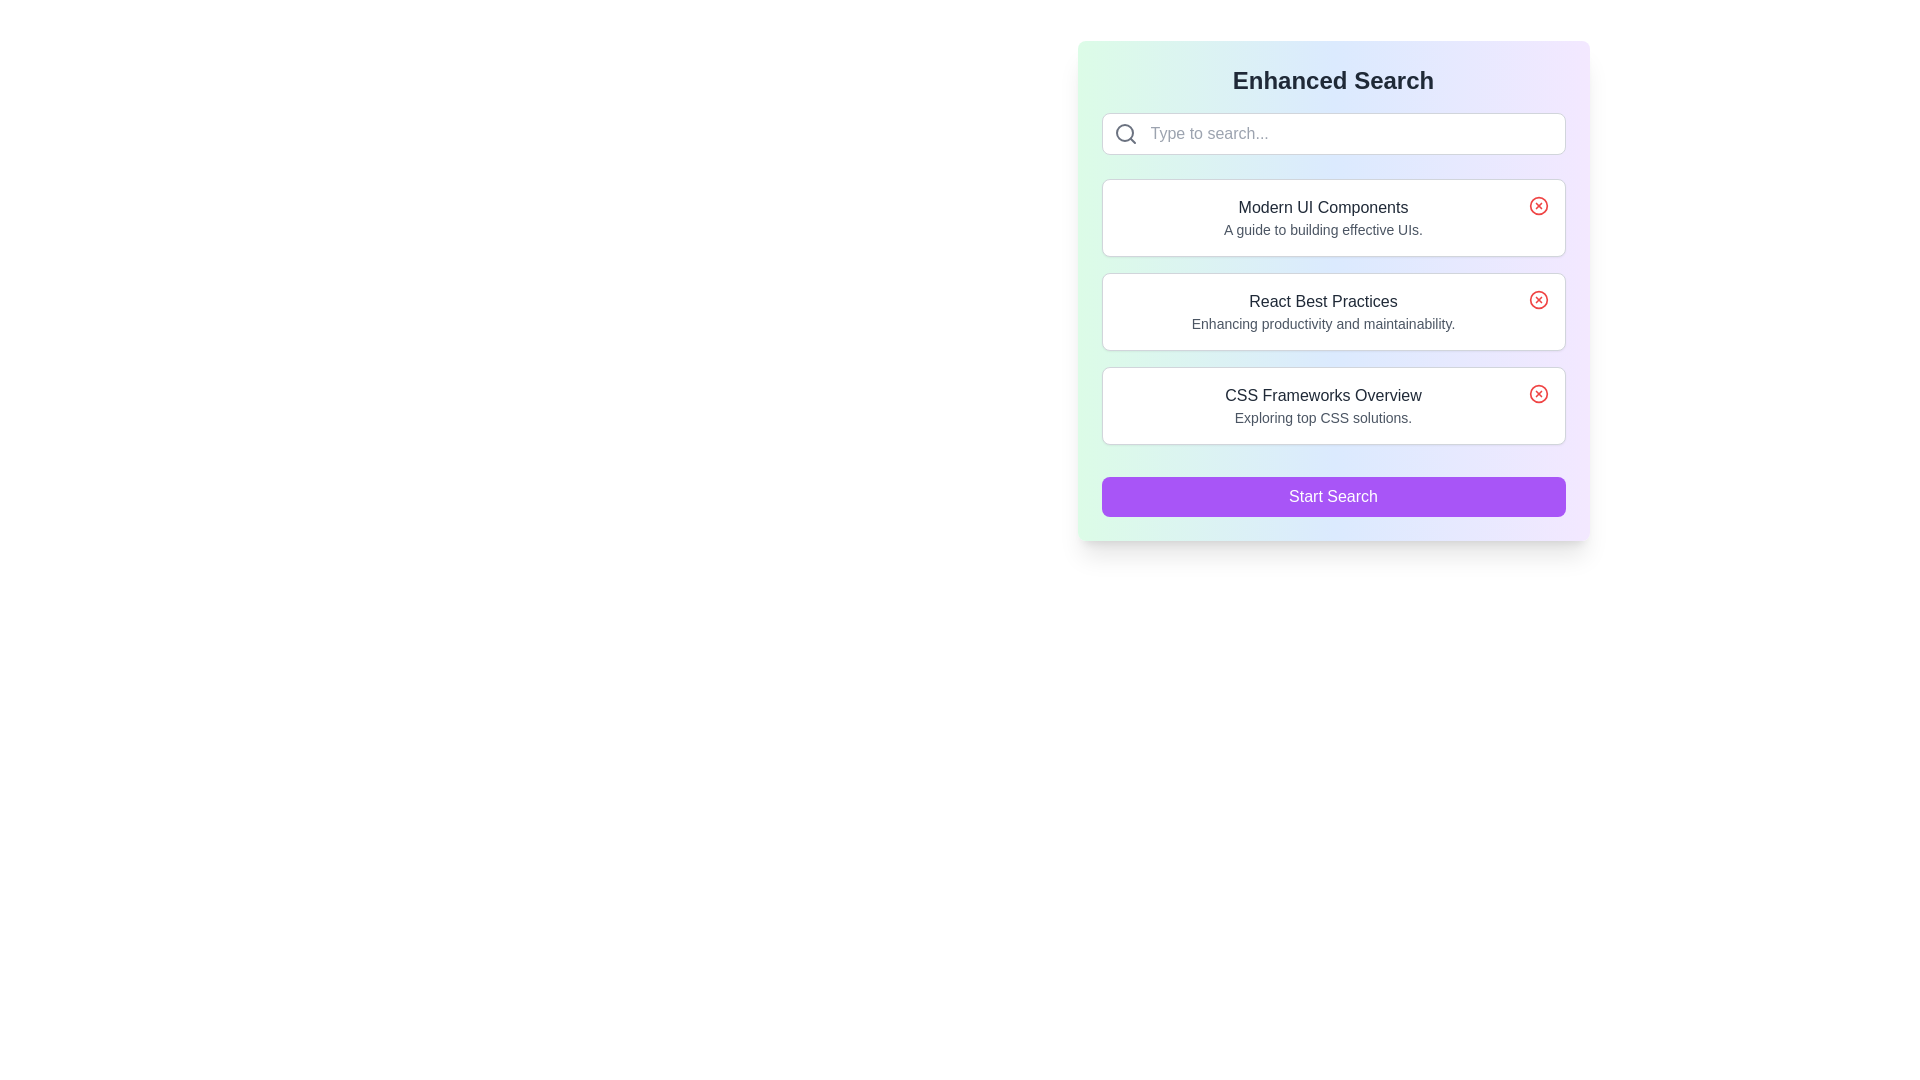  Describe the element at coordinates (1323, 405) in the screenshot. I see `the informational text block located in the third list item of the main content block beneath 'Enhanced Search', which presents a title and subtitle about CSS frameworks` at that location.